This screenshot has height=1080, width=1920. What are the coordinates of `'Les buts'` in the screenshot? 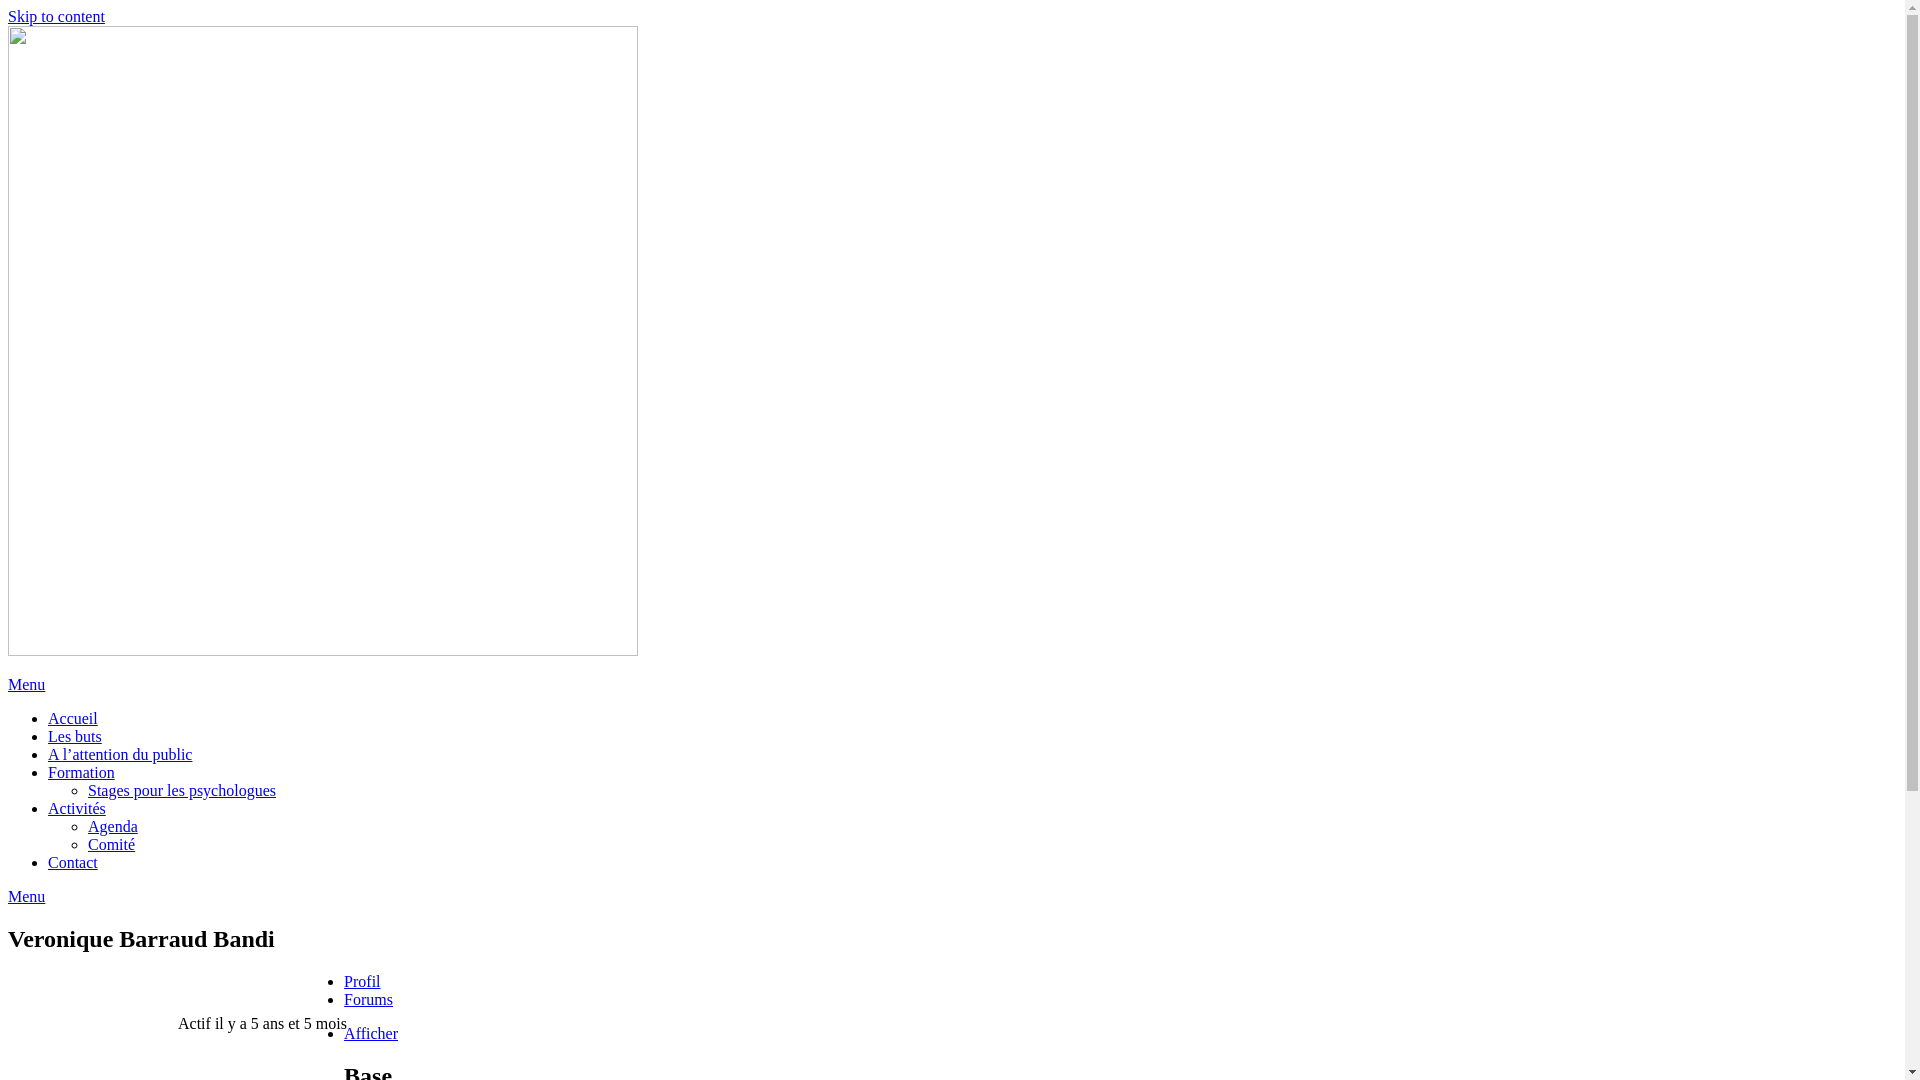 It's located at (75, 736).